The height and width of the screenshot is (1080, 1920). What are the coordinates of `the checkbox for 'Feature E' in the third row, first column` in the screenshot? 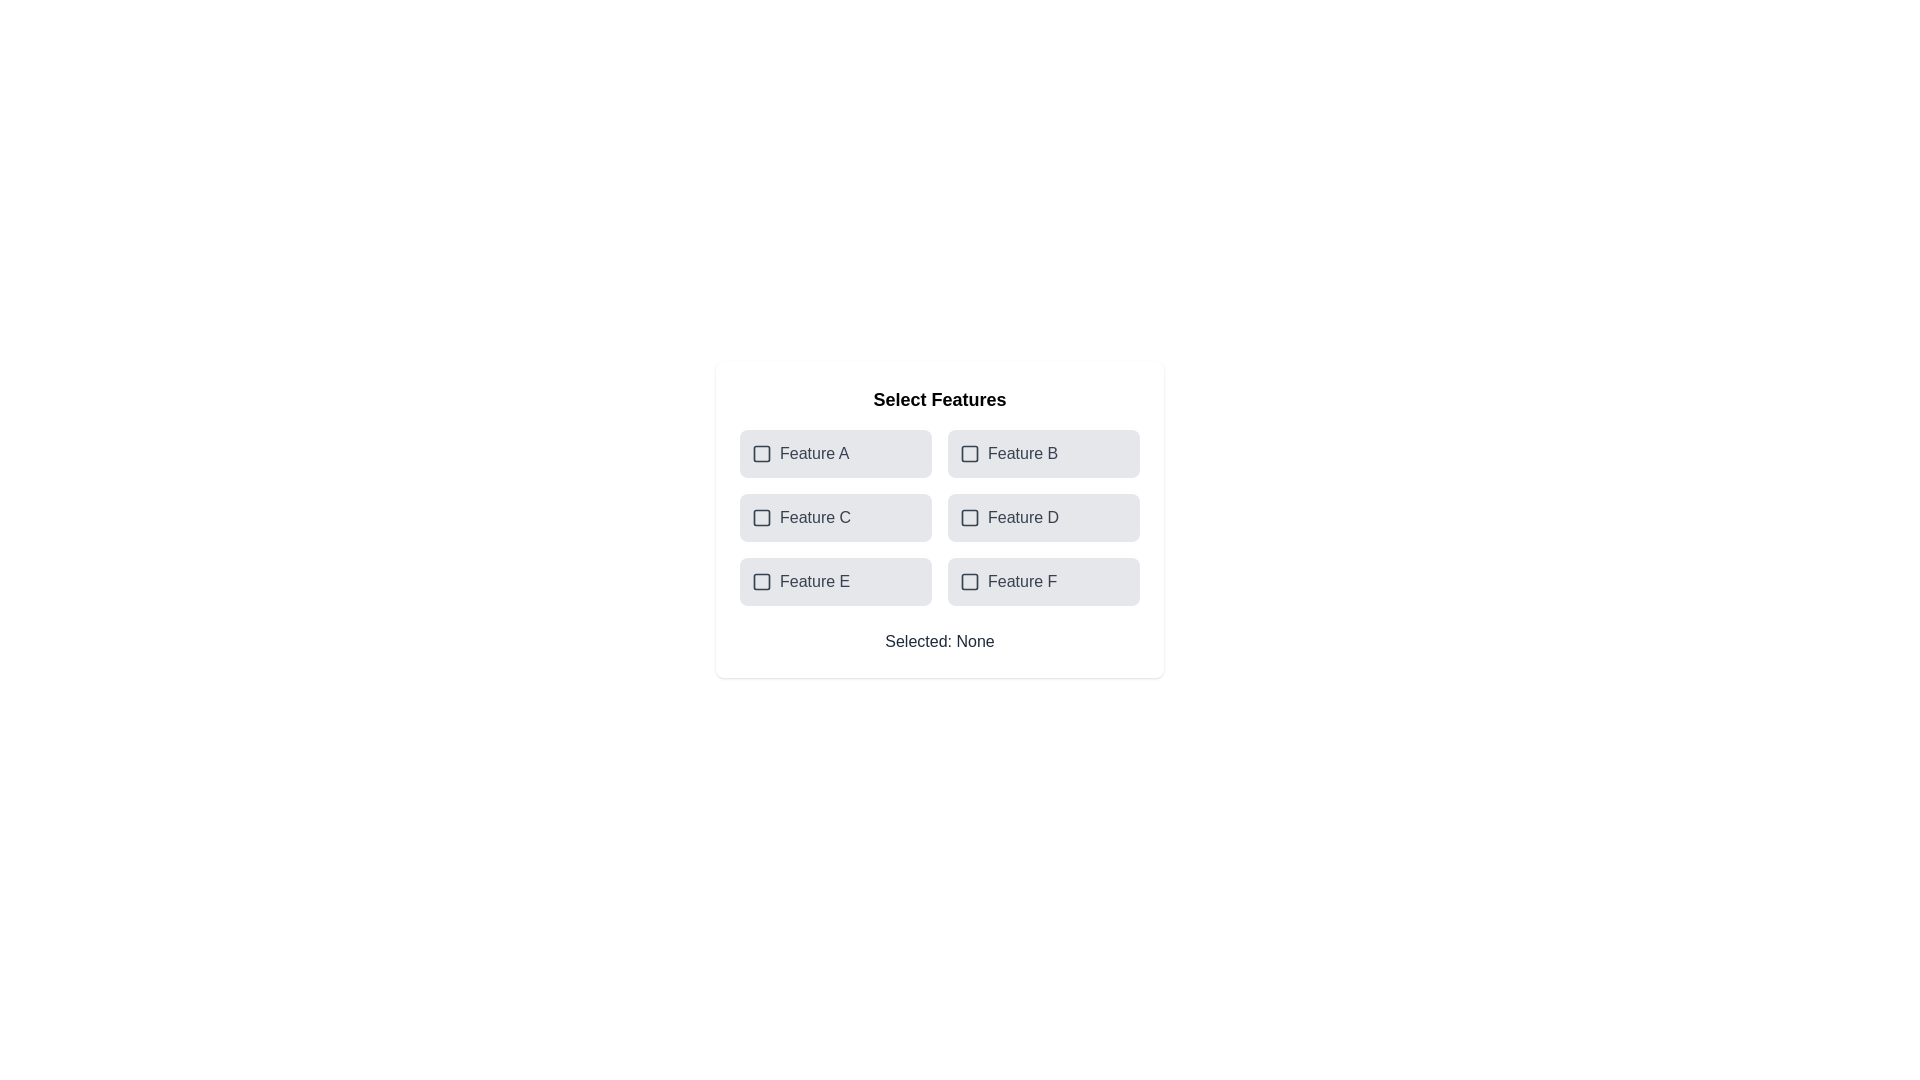 It's located at (761, 582).